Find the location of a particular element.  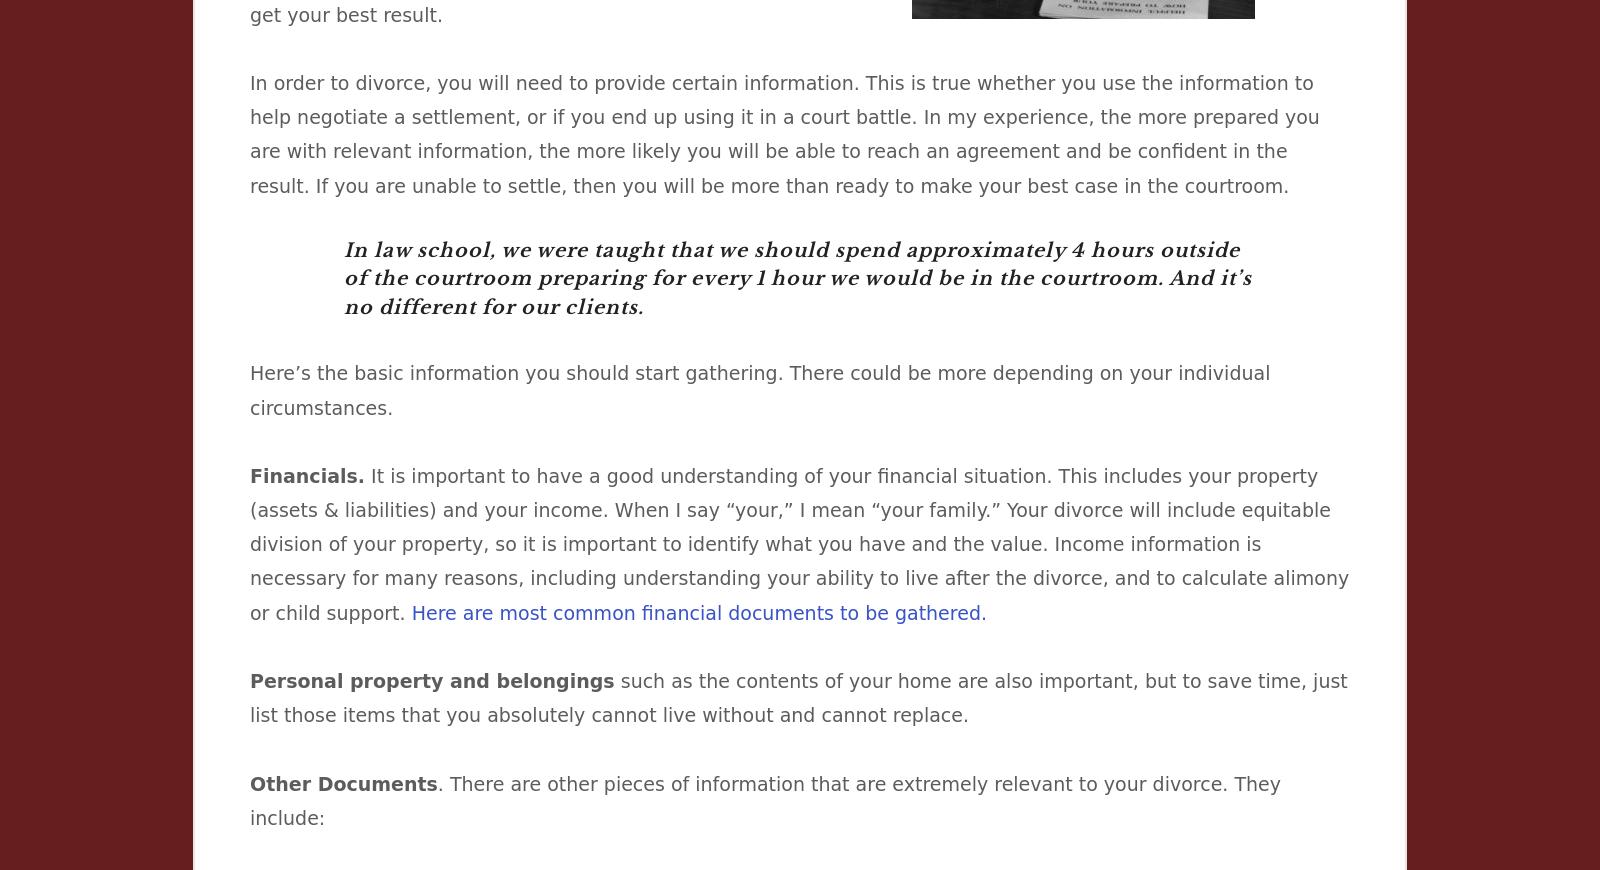

'Here are most common financial documents to be gathered.' is located at coordinates (699, 610).